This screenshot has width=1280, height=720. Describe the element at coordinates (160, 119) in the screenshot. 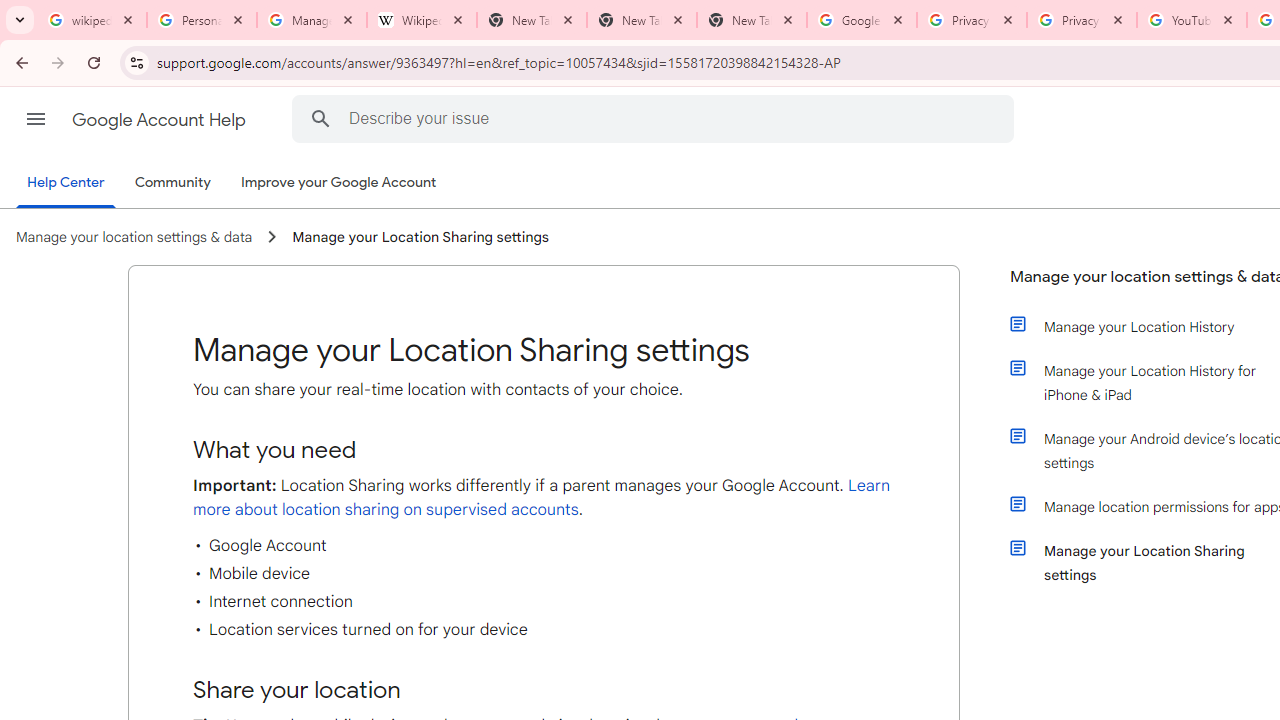

I see `'Google Account Help'` at that location.